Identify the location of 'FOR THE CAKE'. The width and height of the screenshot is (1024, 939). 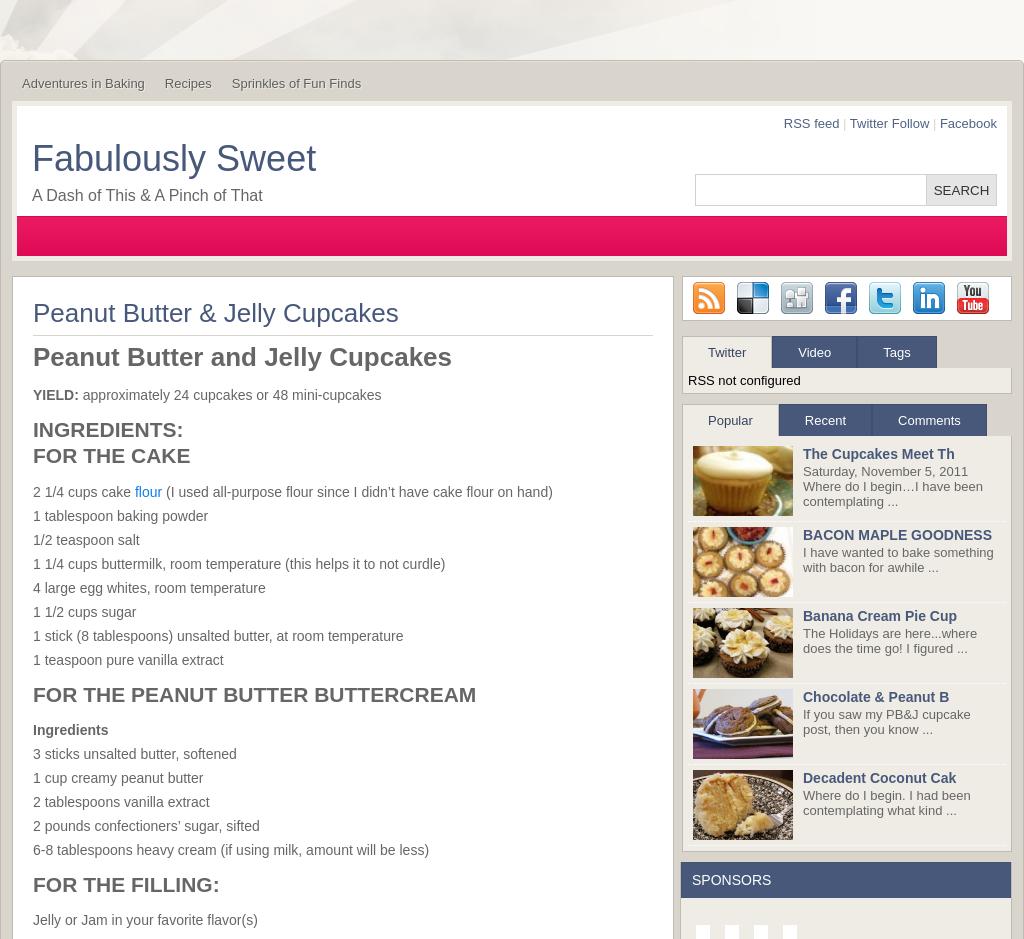
(111, 455).